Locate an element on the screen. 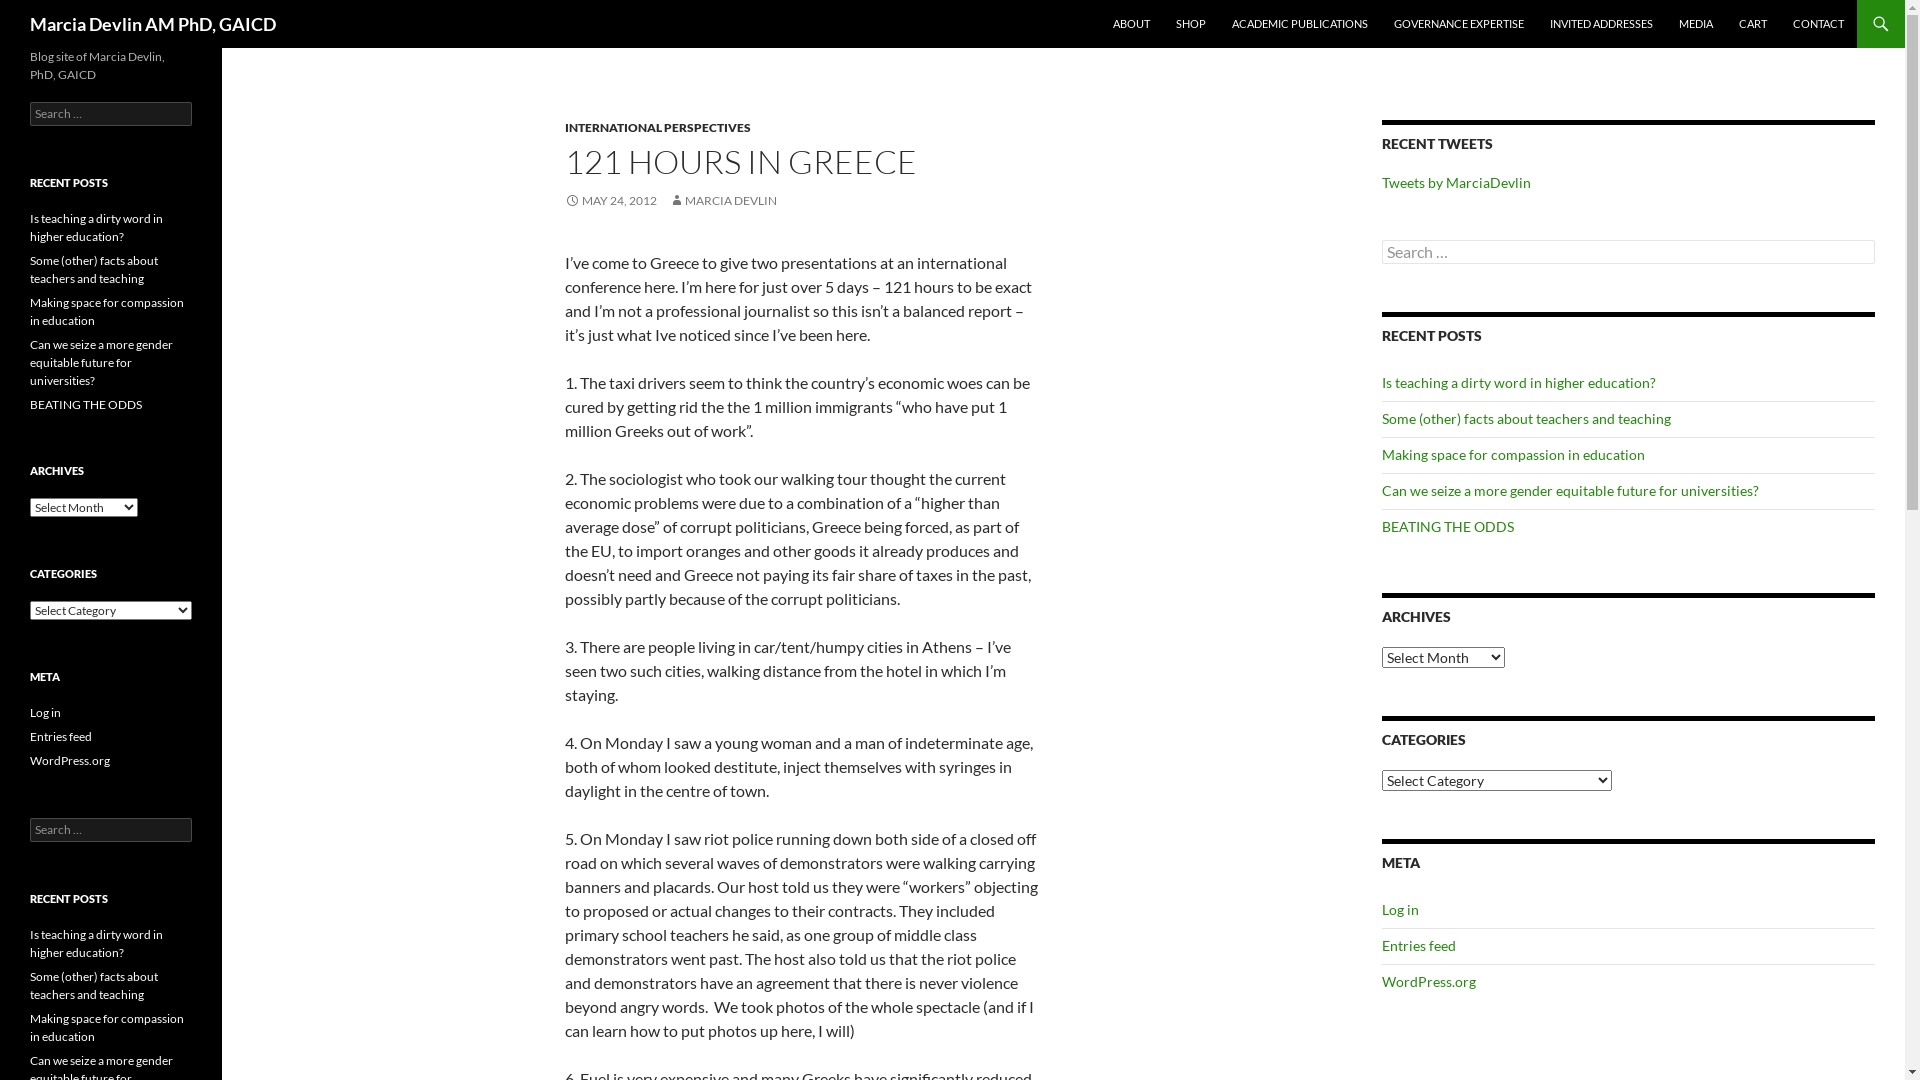 The image size is (1920, 1080). 'Tweets by MarciaDevlin' is located at coordinates (1381, 182).